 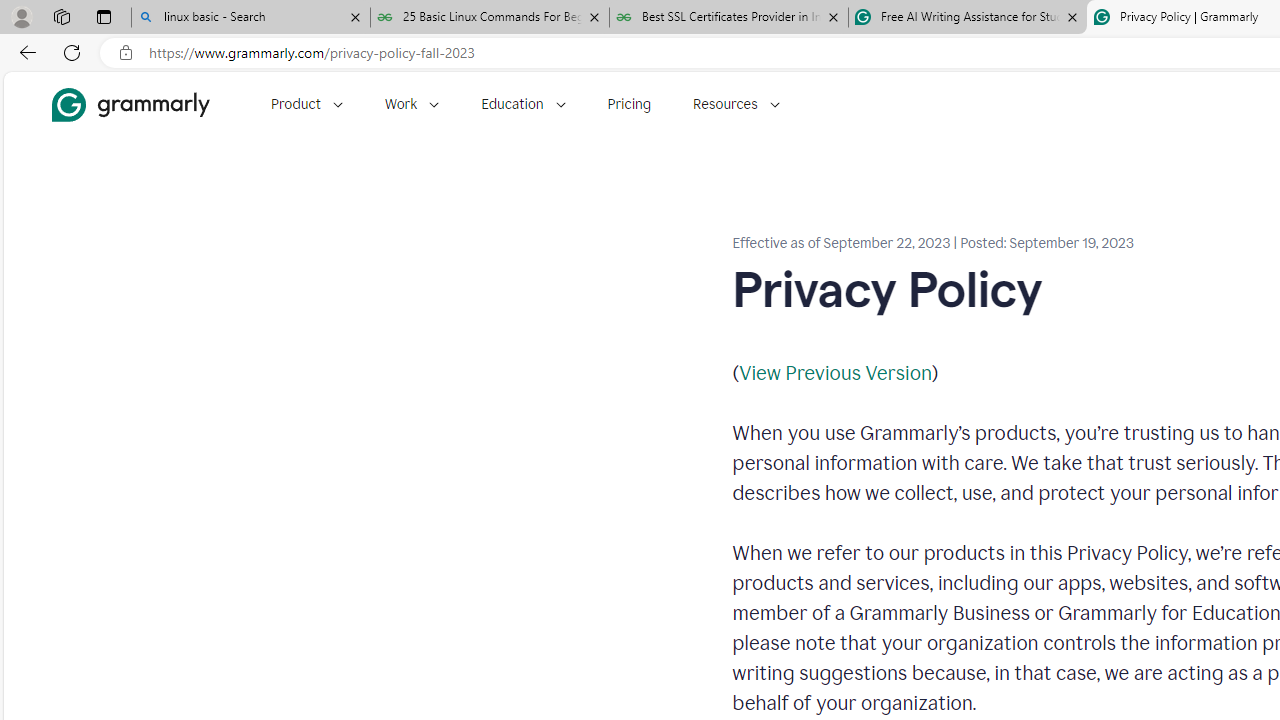 I want to click on 'linux basic - Search', so click(x=249, y=17).